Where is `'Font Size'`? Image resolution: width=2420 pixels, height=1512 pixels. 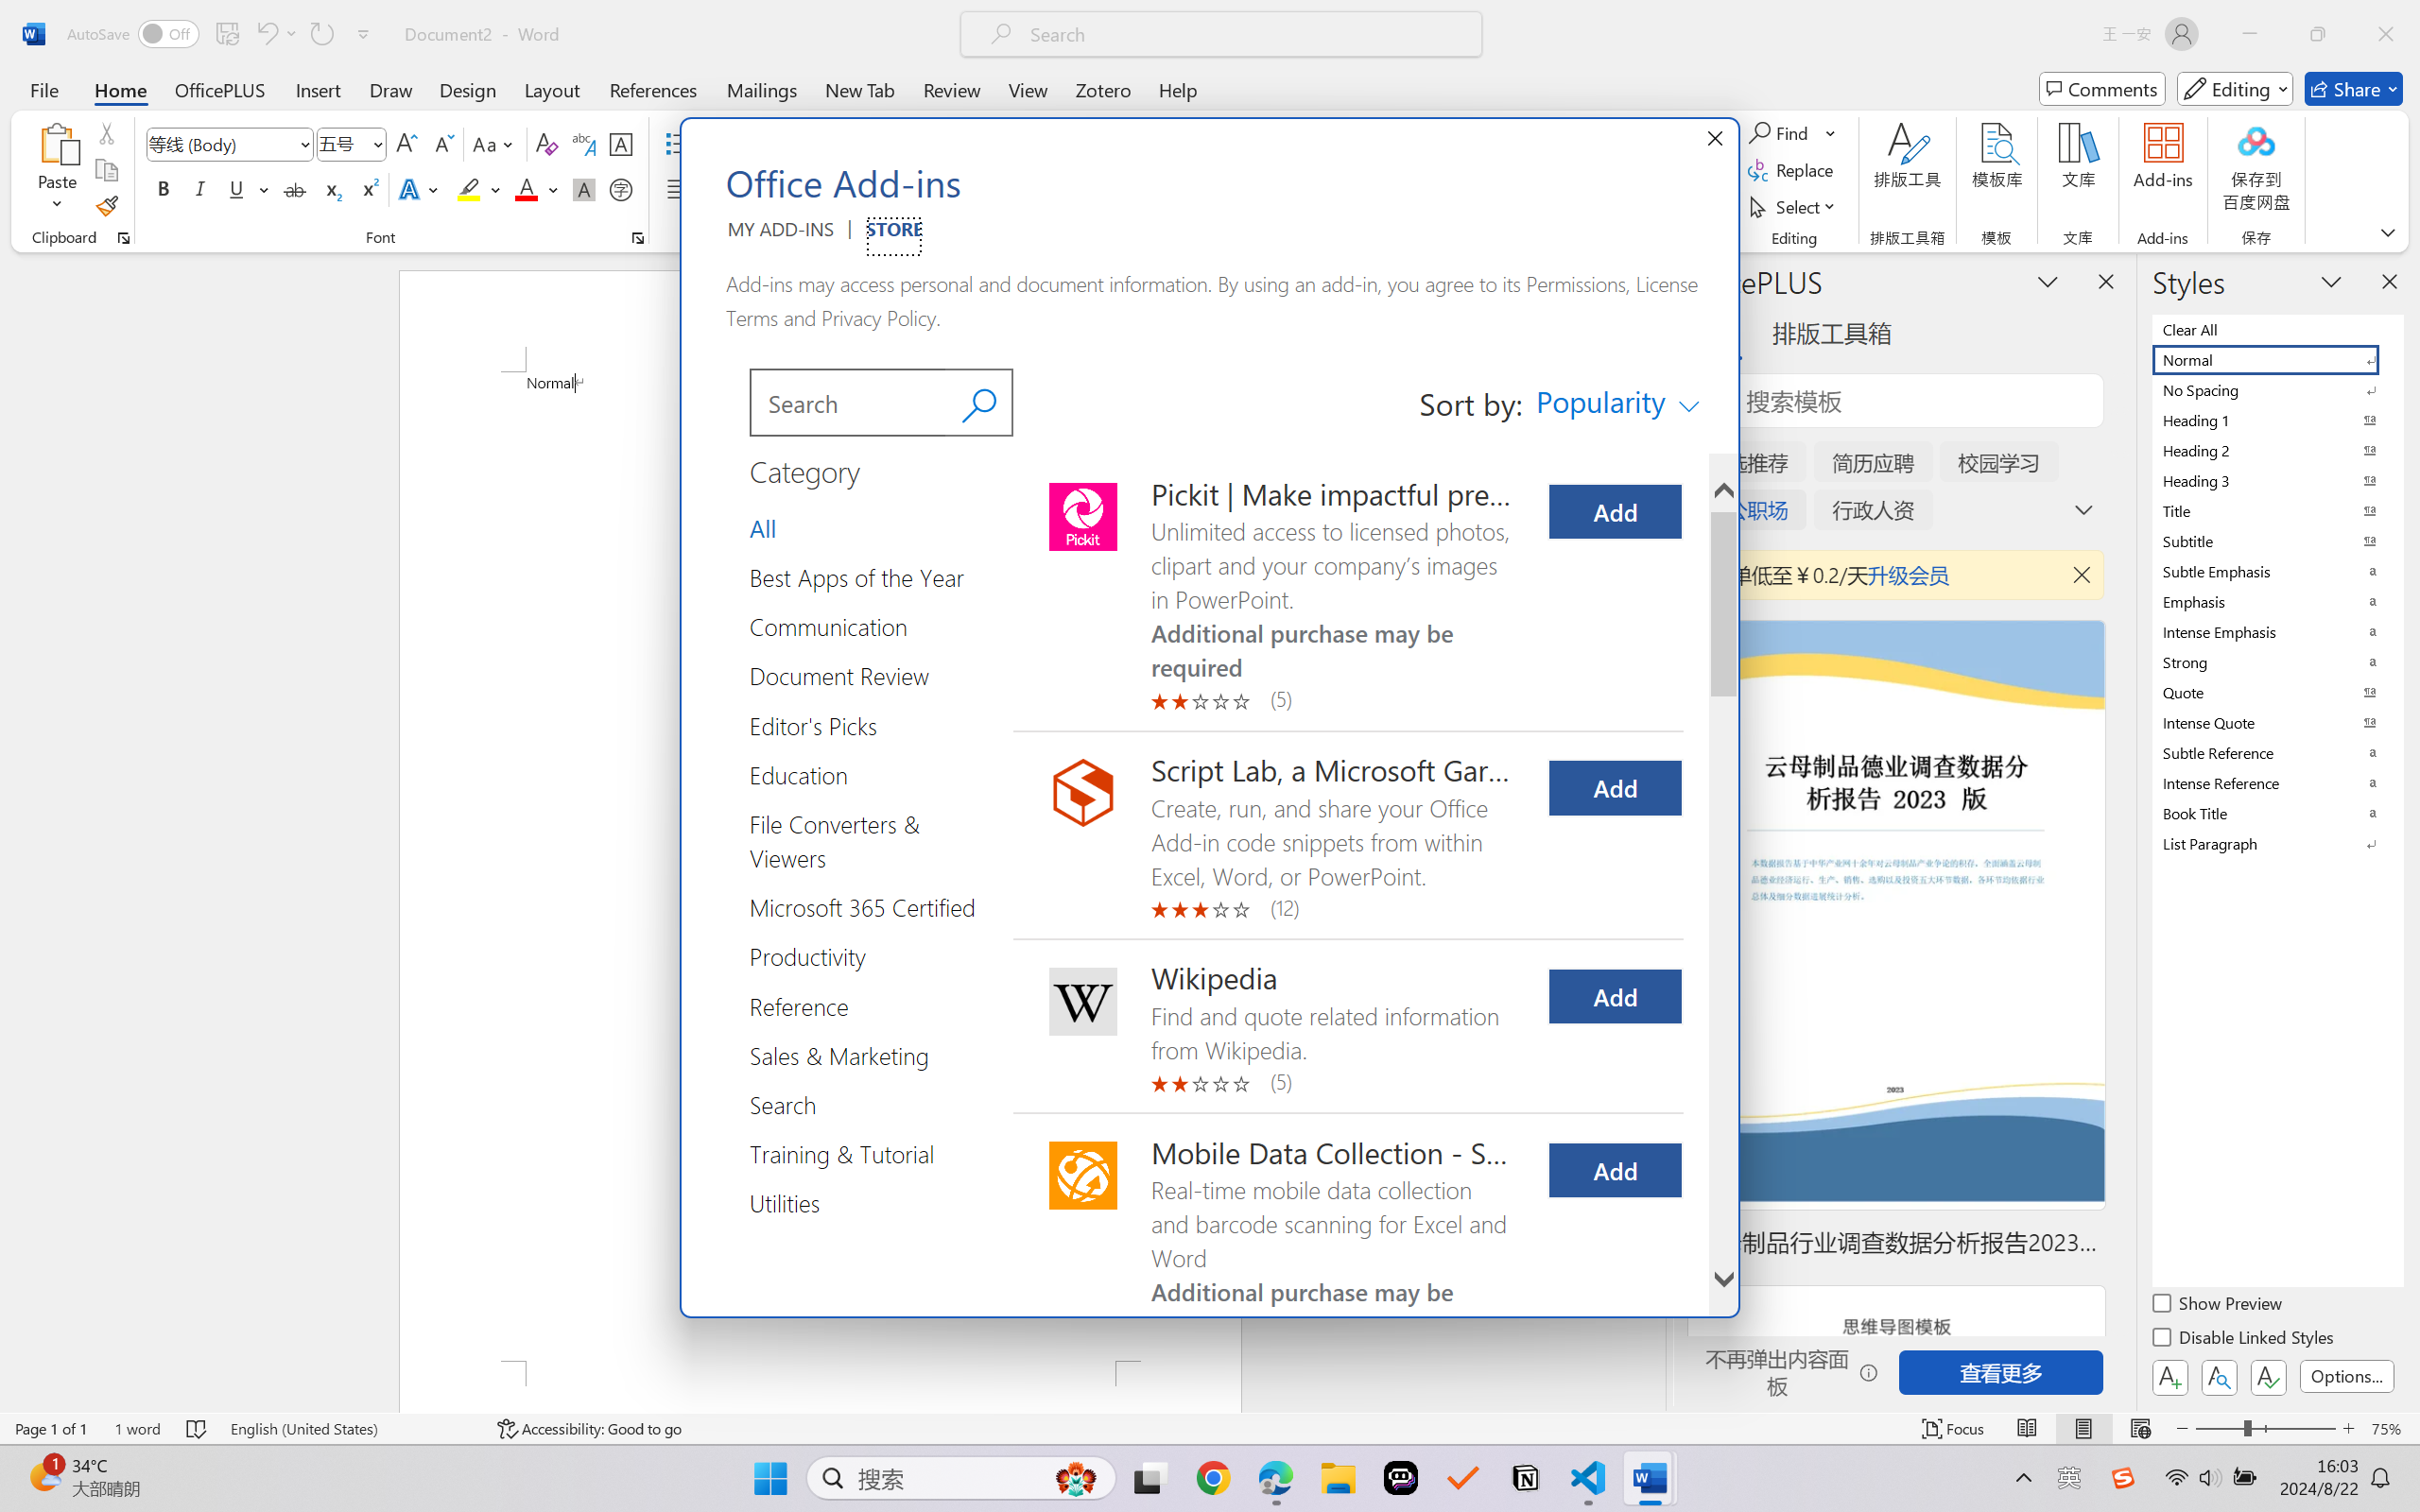 'Font Size' is located at coordinates (351, 144).